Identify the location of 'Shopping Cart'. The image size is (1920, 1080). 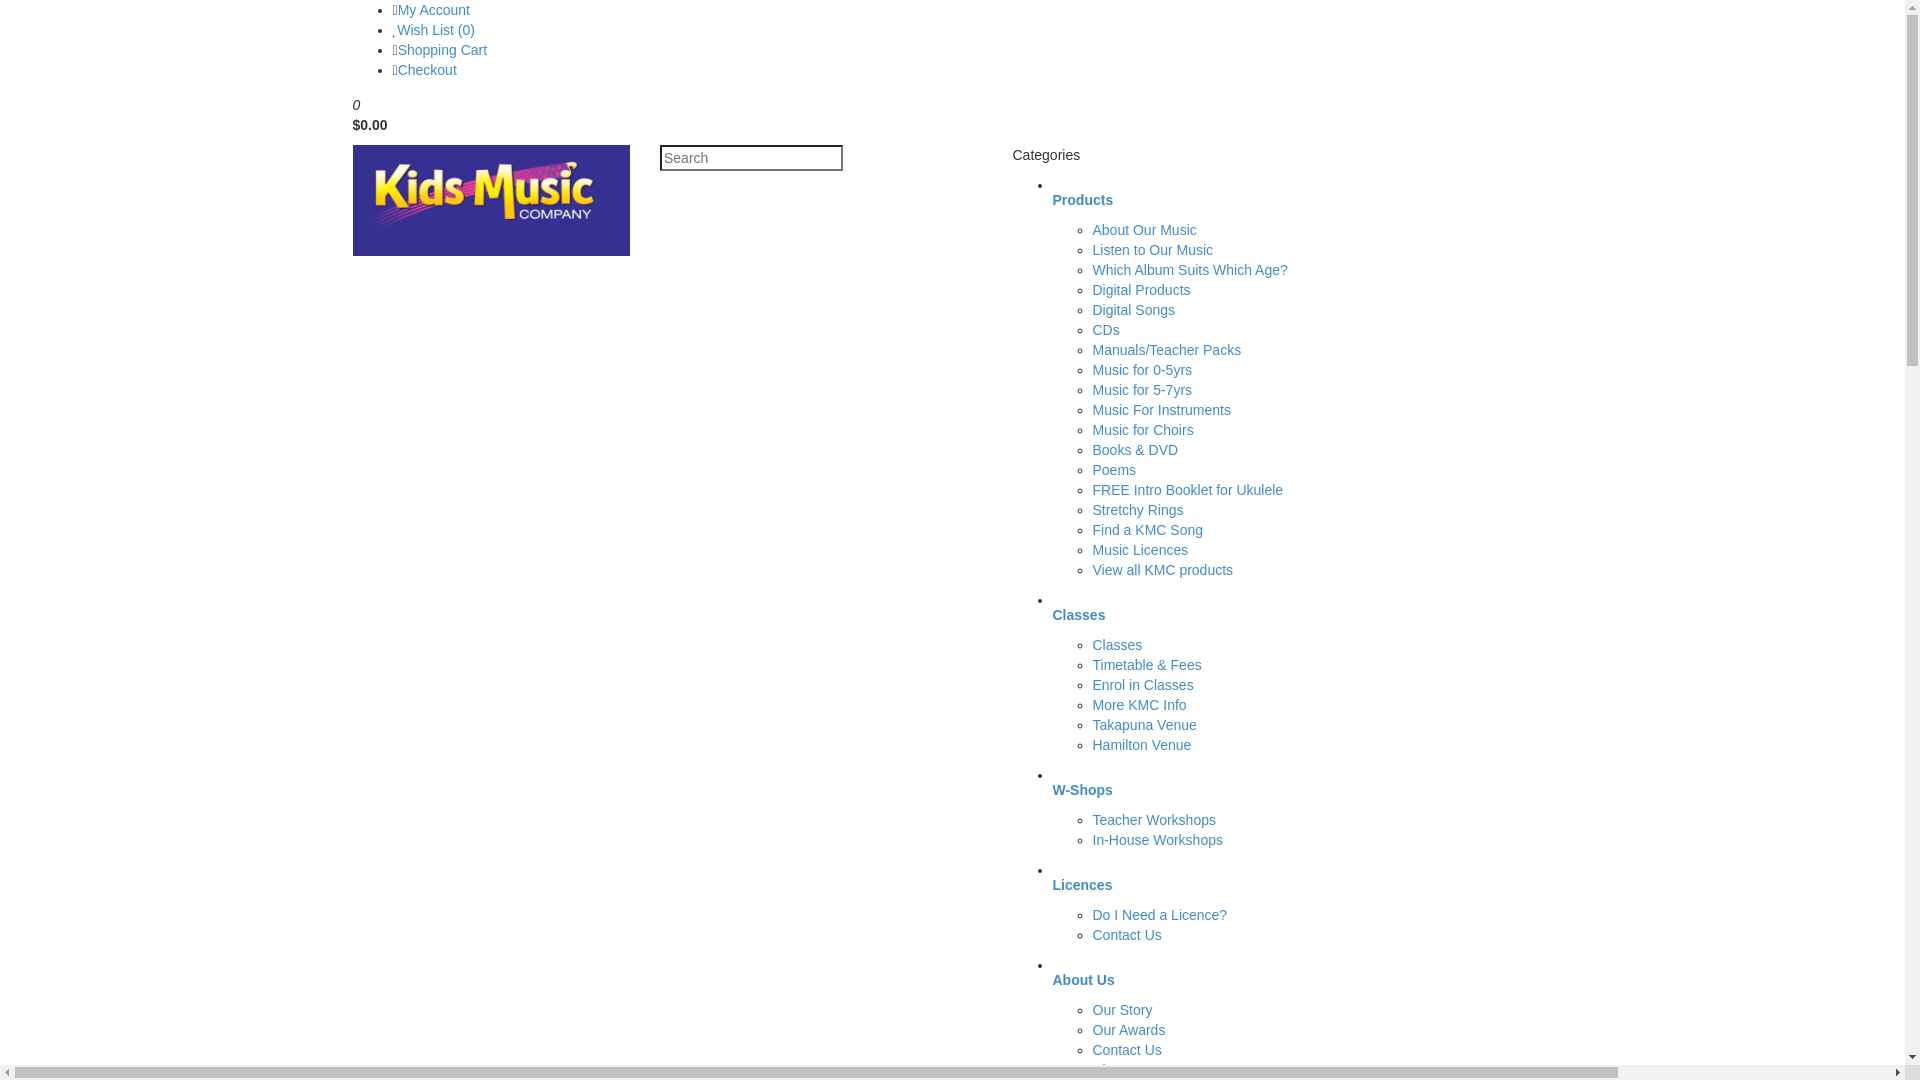
(441, 49).